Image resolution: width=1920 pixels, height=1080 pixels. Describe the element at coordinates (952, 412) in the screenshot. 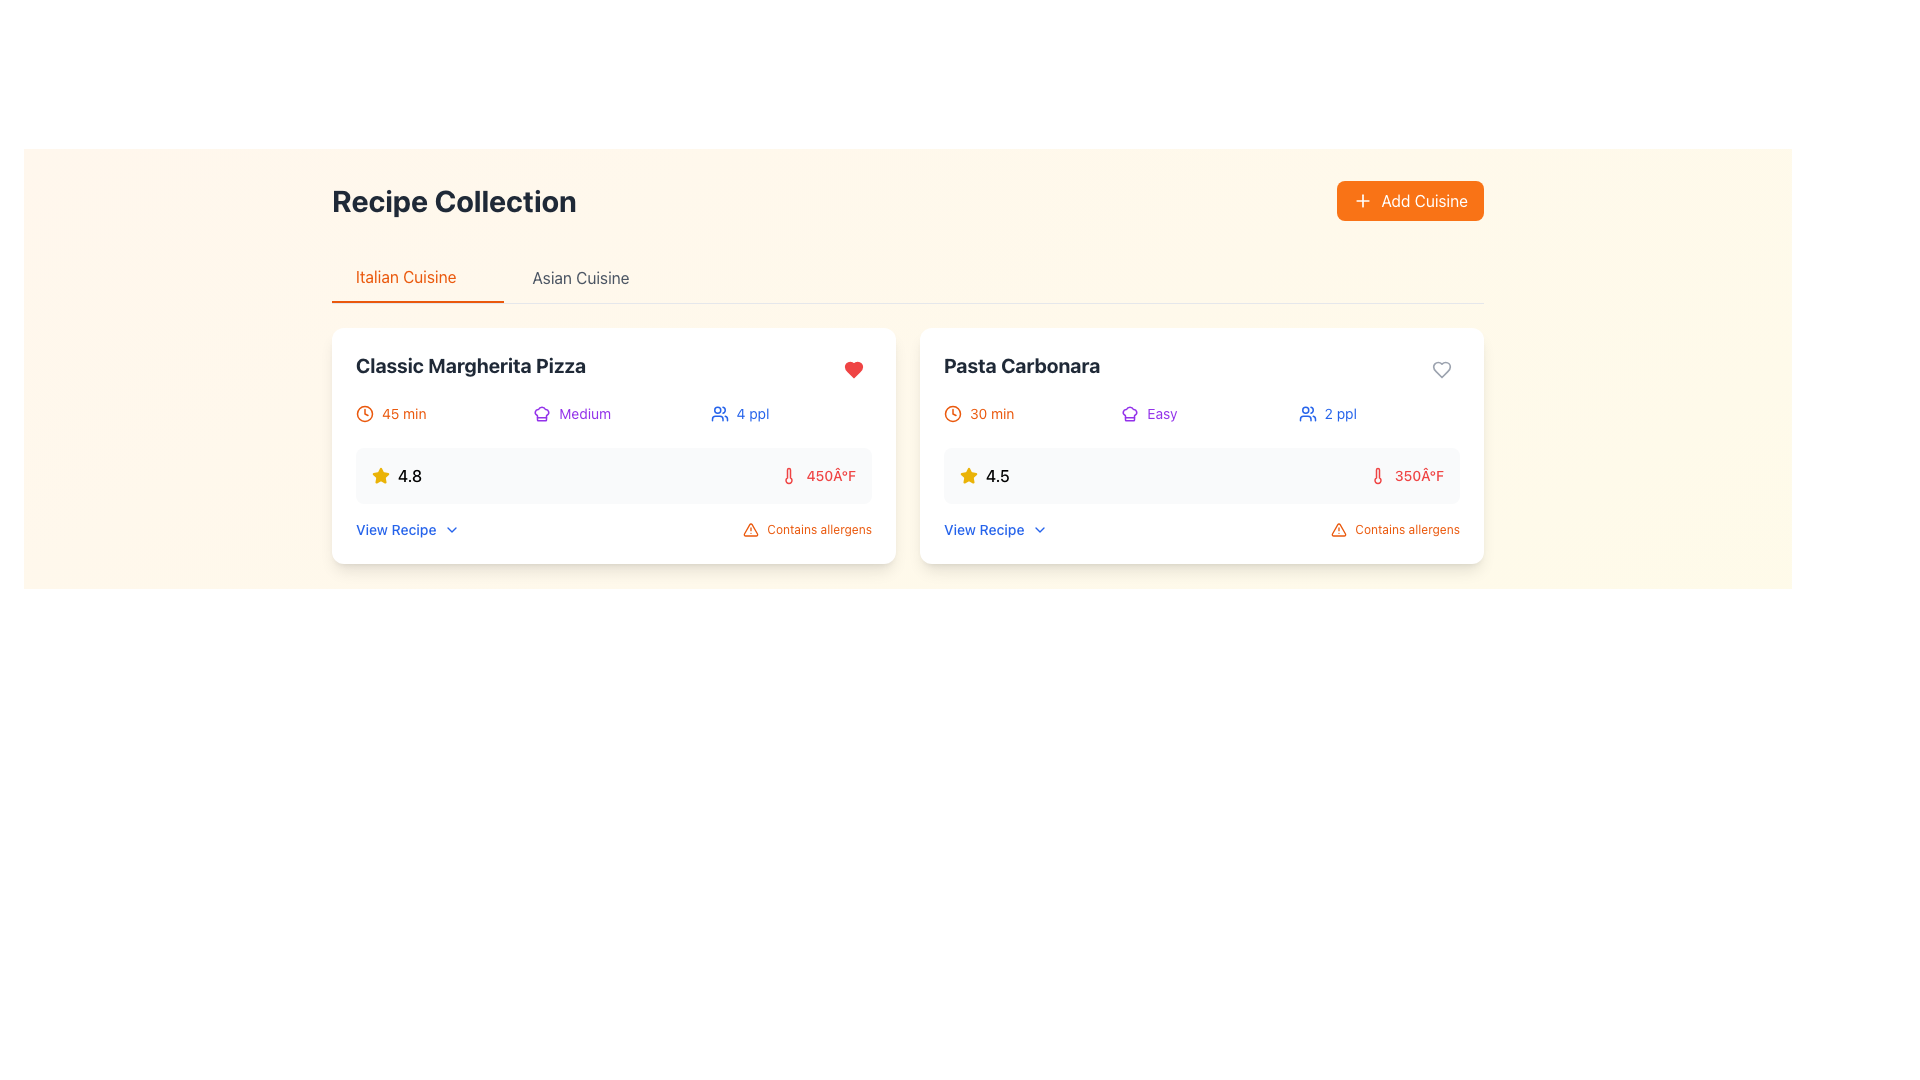

I see `the Clock icon located to the left of the '30 min' text, which indicates the time duration for the 'Pasta Carbonara' recipe` at that location.